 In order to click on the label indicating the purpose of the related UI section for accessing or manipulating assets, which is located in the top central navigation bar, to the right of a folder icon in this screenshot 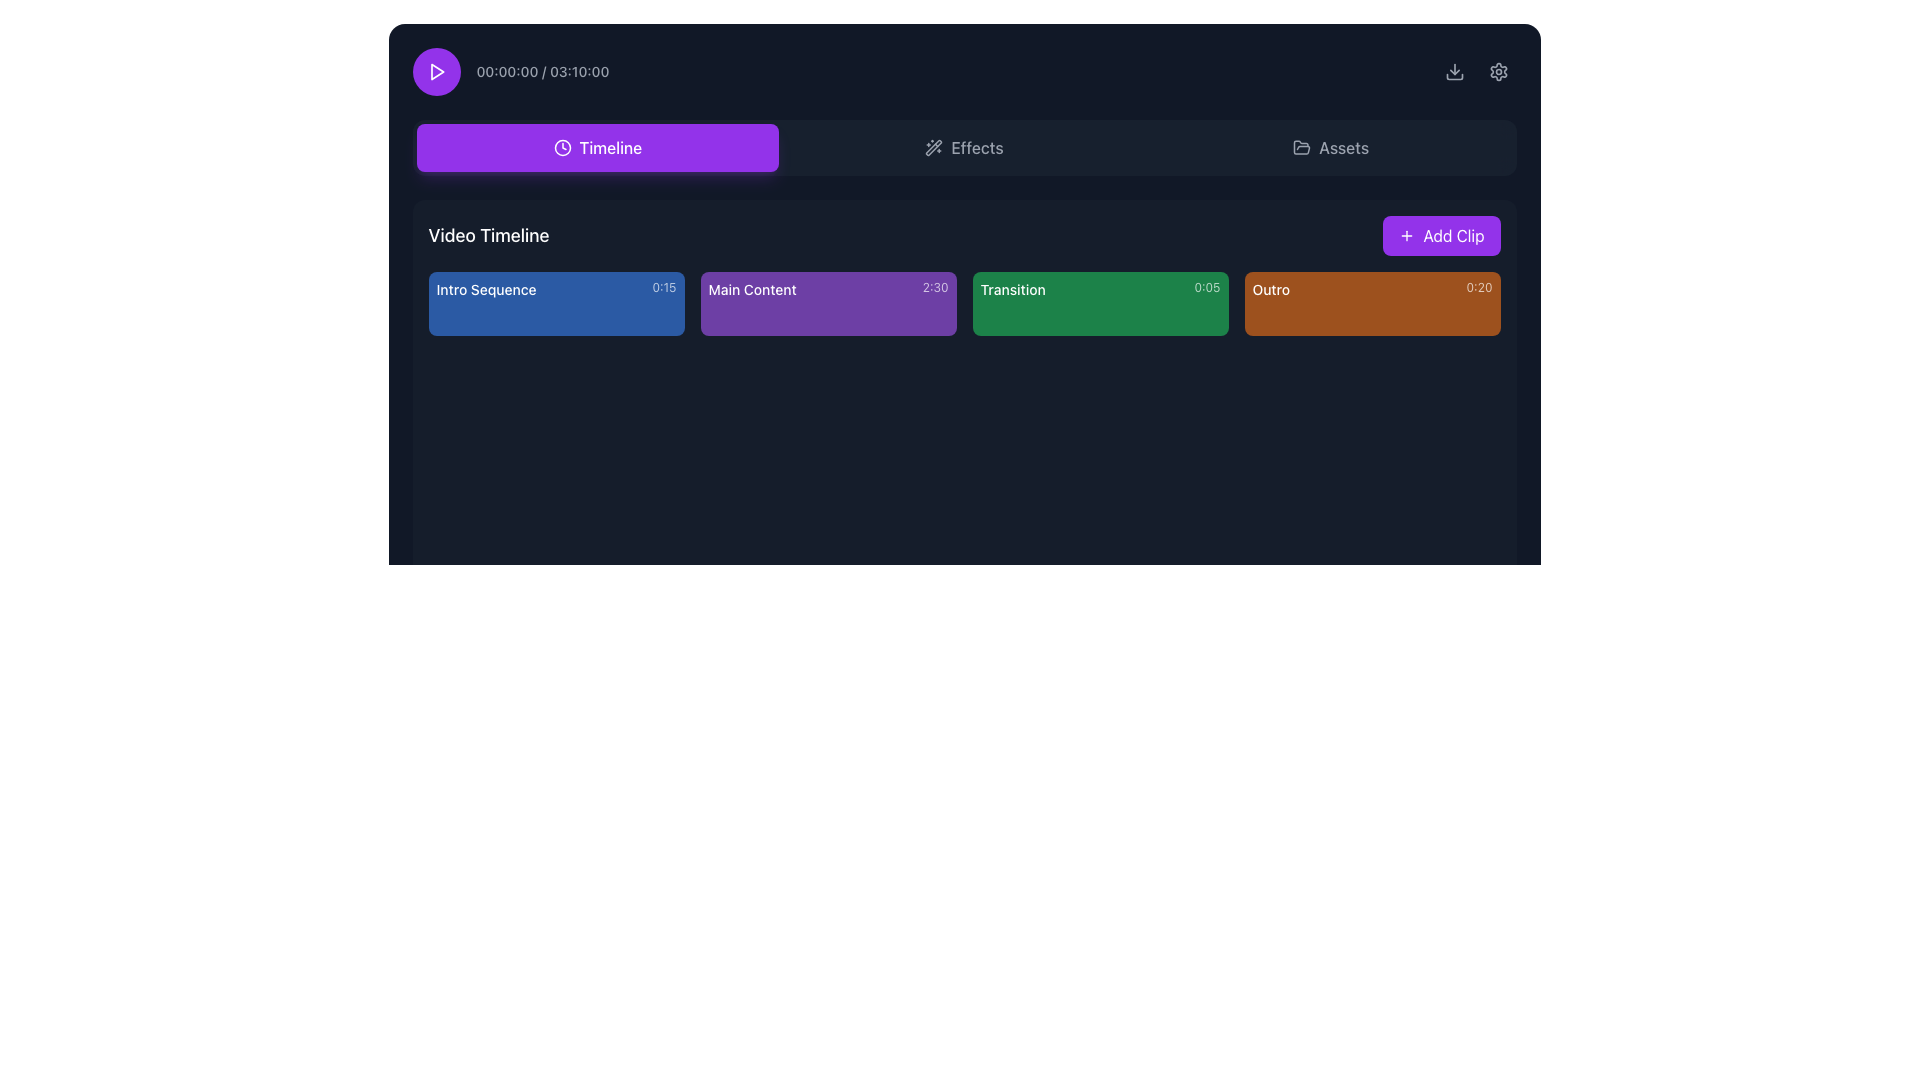, I will do `click(1344, 146)`.